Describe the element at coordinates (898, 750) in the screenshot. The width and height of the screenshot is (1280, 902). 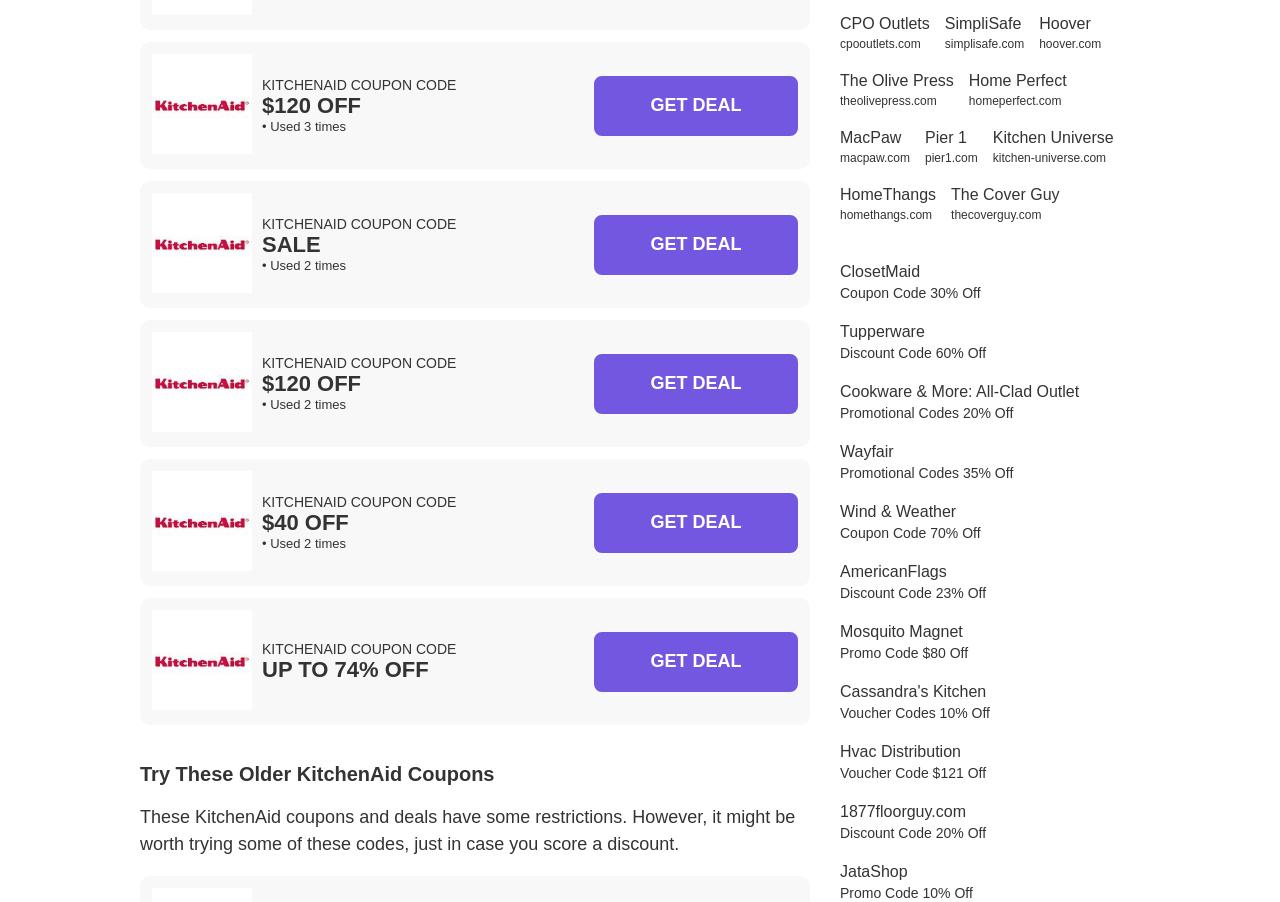
I see `'Hvac Distribution'` at that location.